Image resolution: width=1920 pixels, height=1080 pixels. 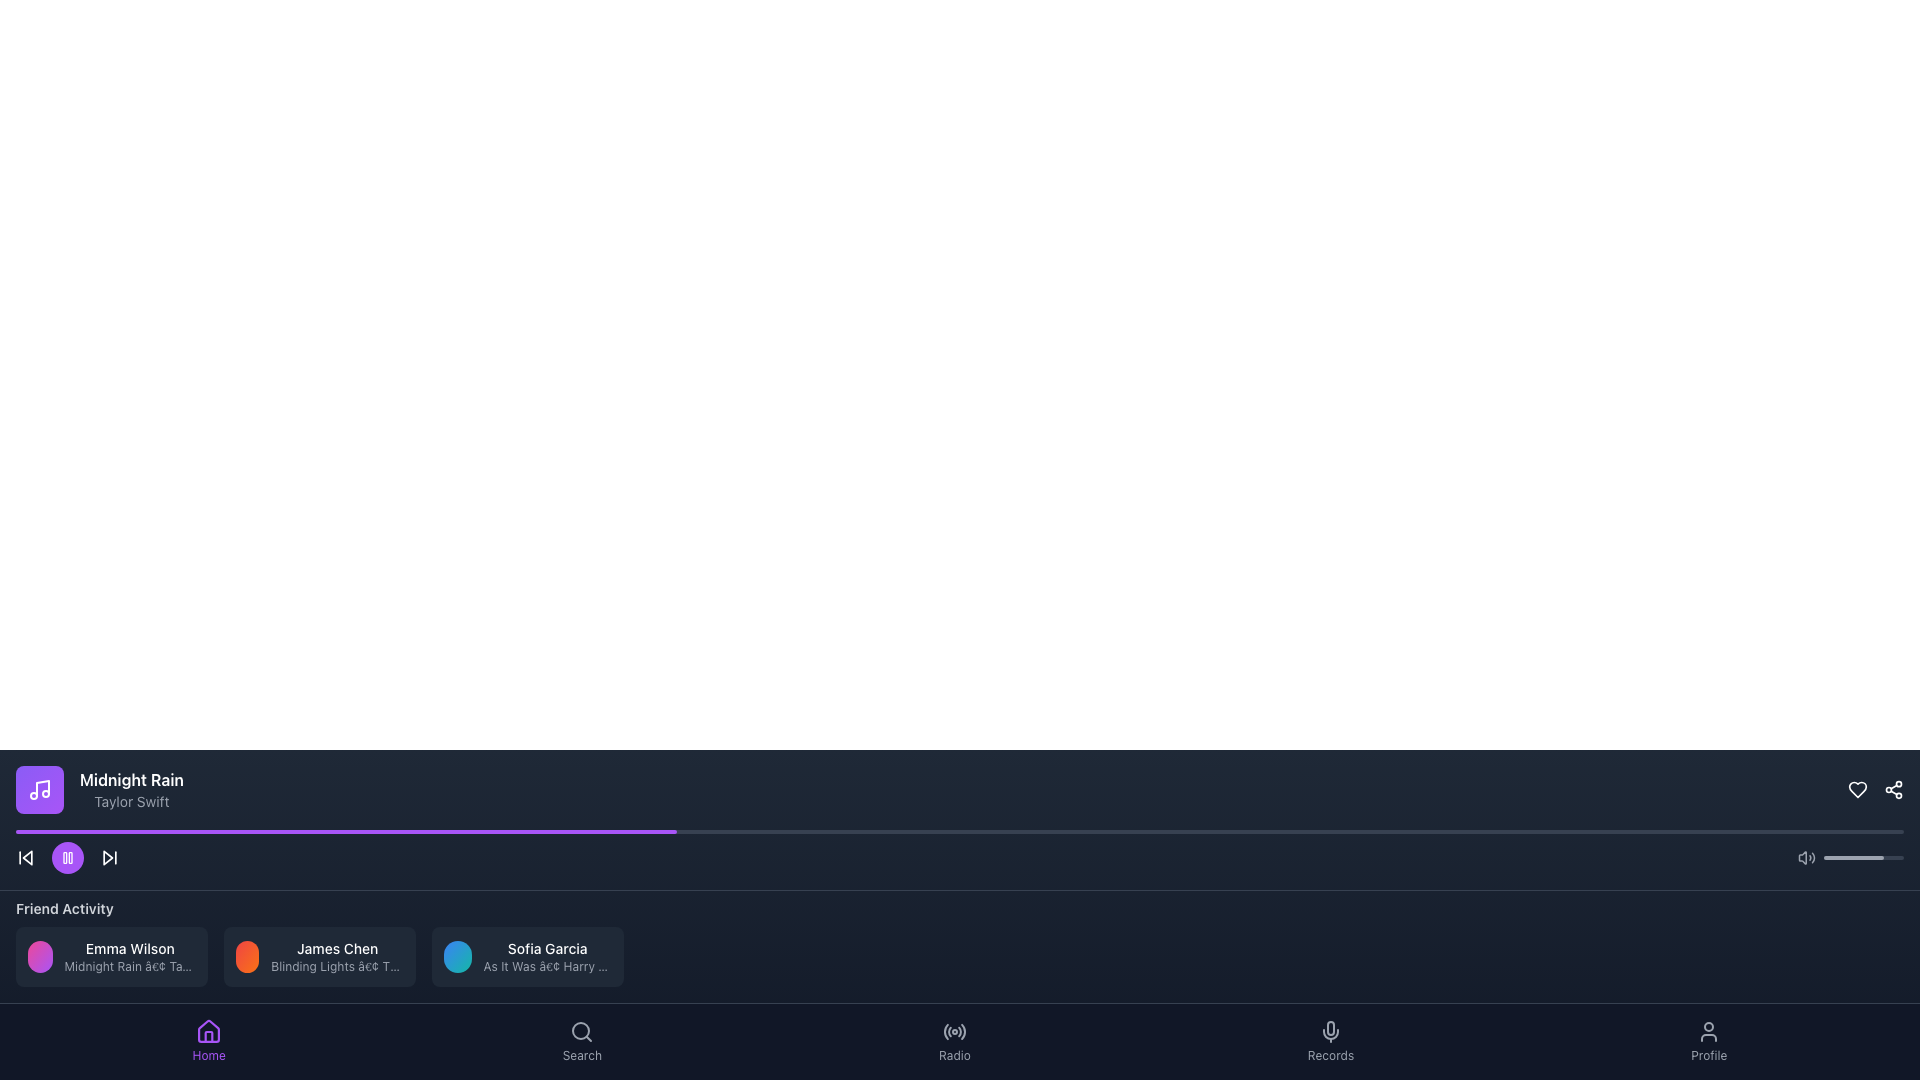 What do you see at coordinates (129, 966) in the screenshot?
I see `the Text label indicating the song and artist name associated with the user 'Emma Wilson', located under the 'Emma Wilson' text in the 'Friend Activity' section` at bounding box center [129, 966].